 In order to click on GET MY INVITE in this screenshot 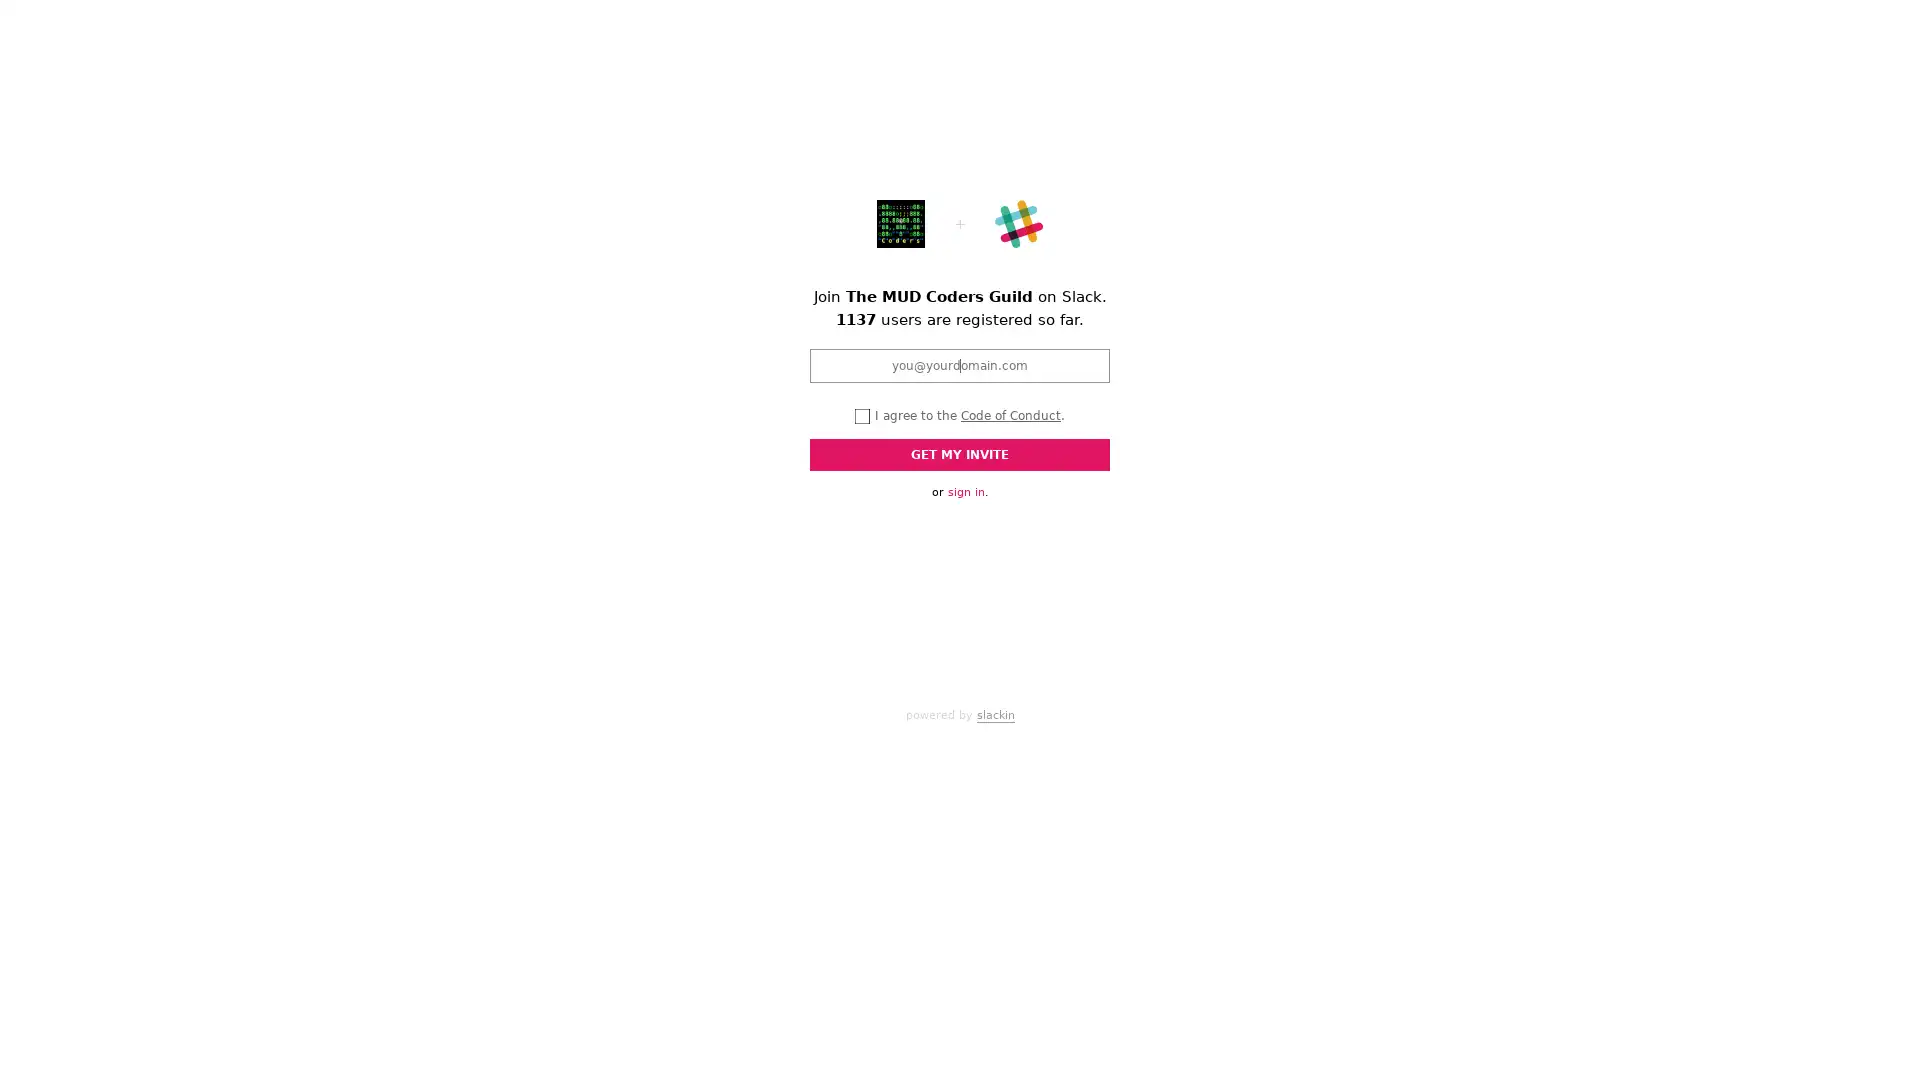, I will do `click(960, 455)`.